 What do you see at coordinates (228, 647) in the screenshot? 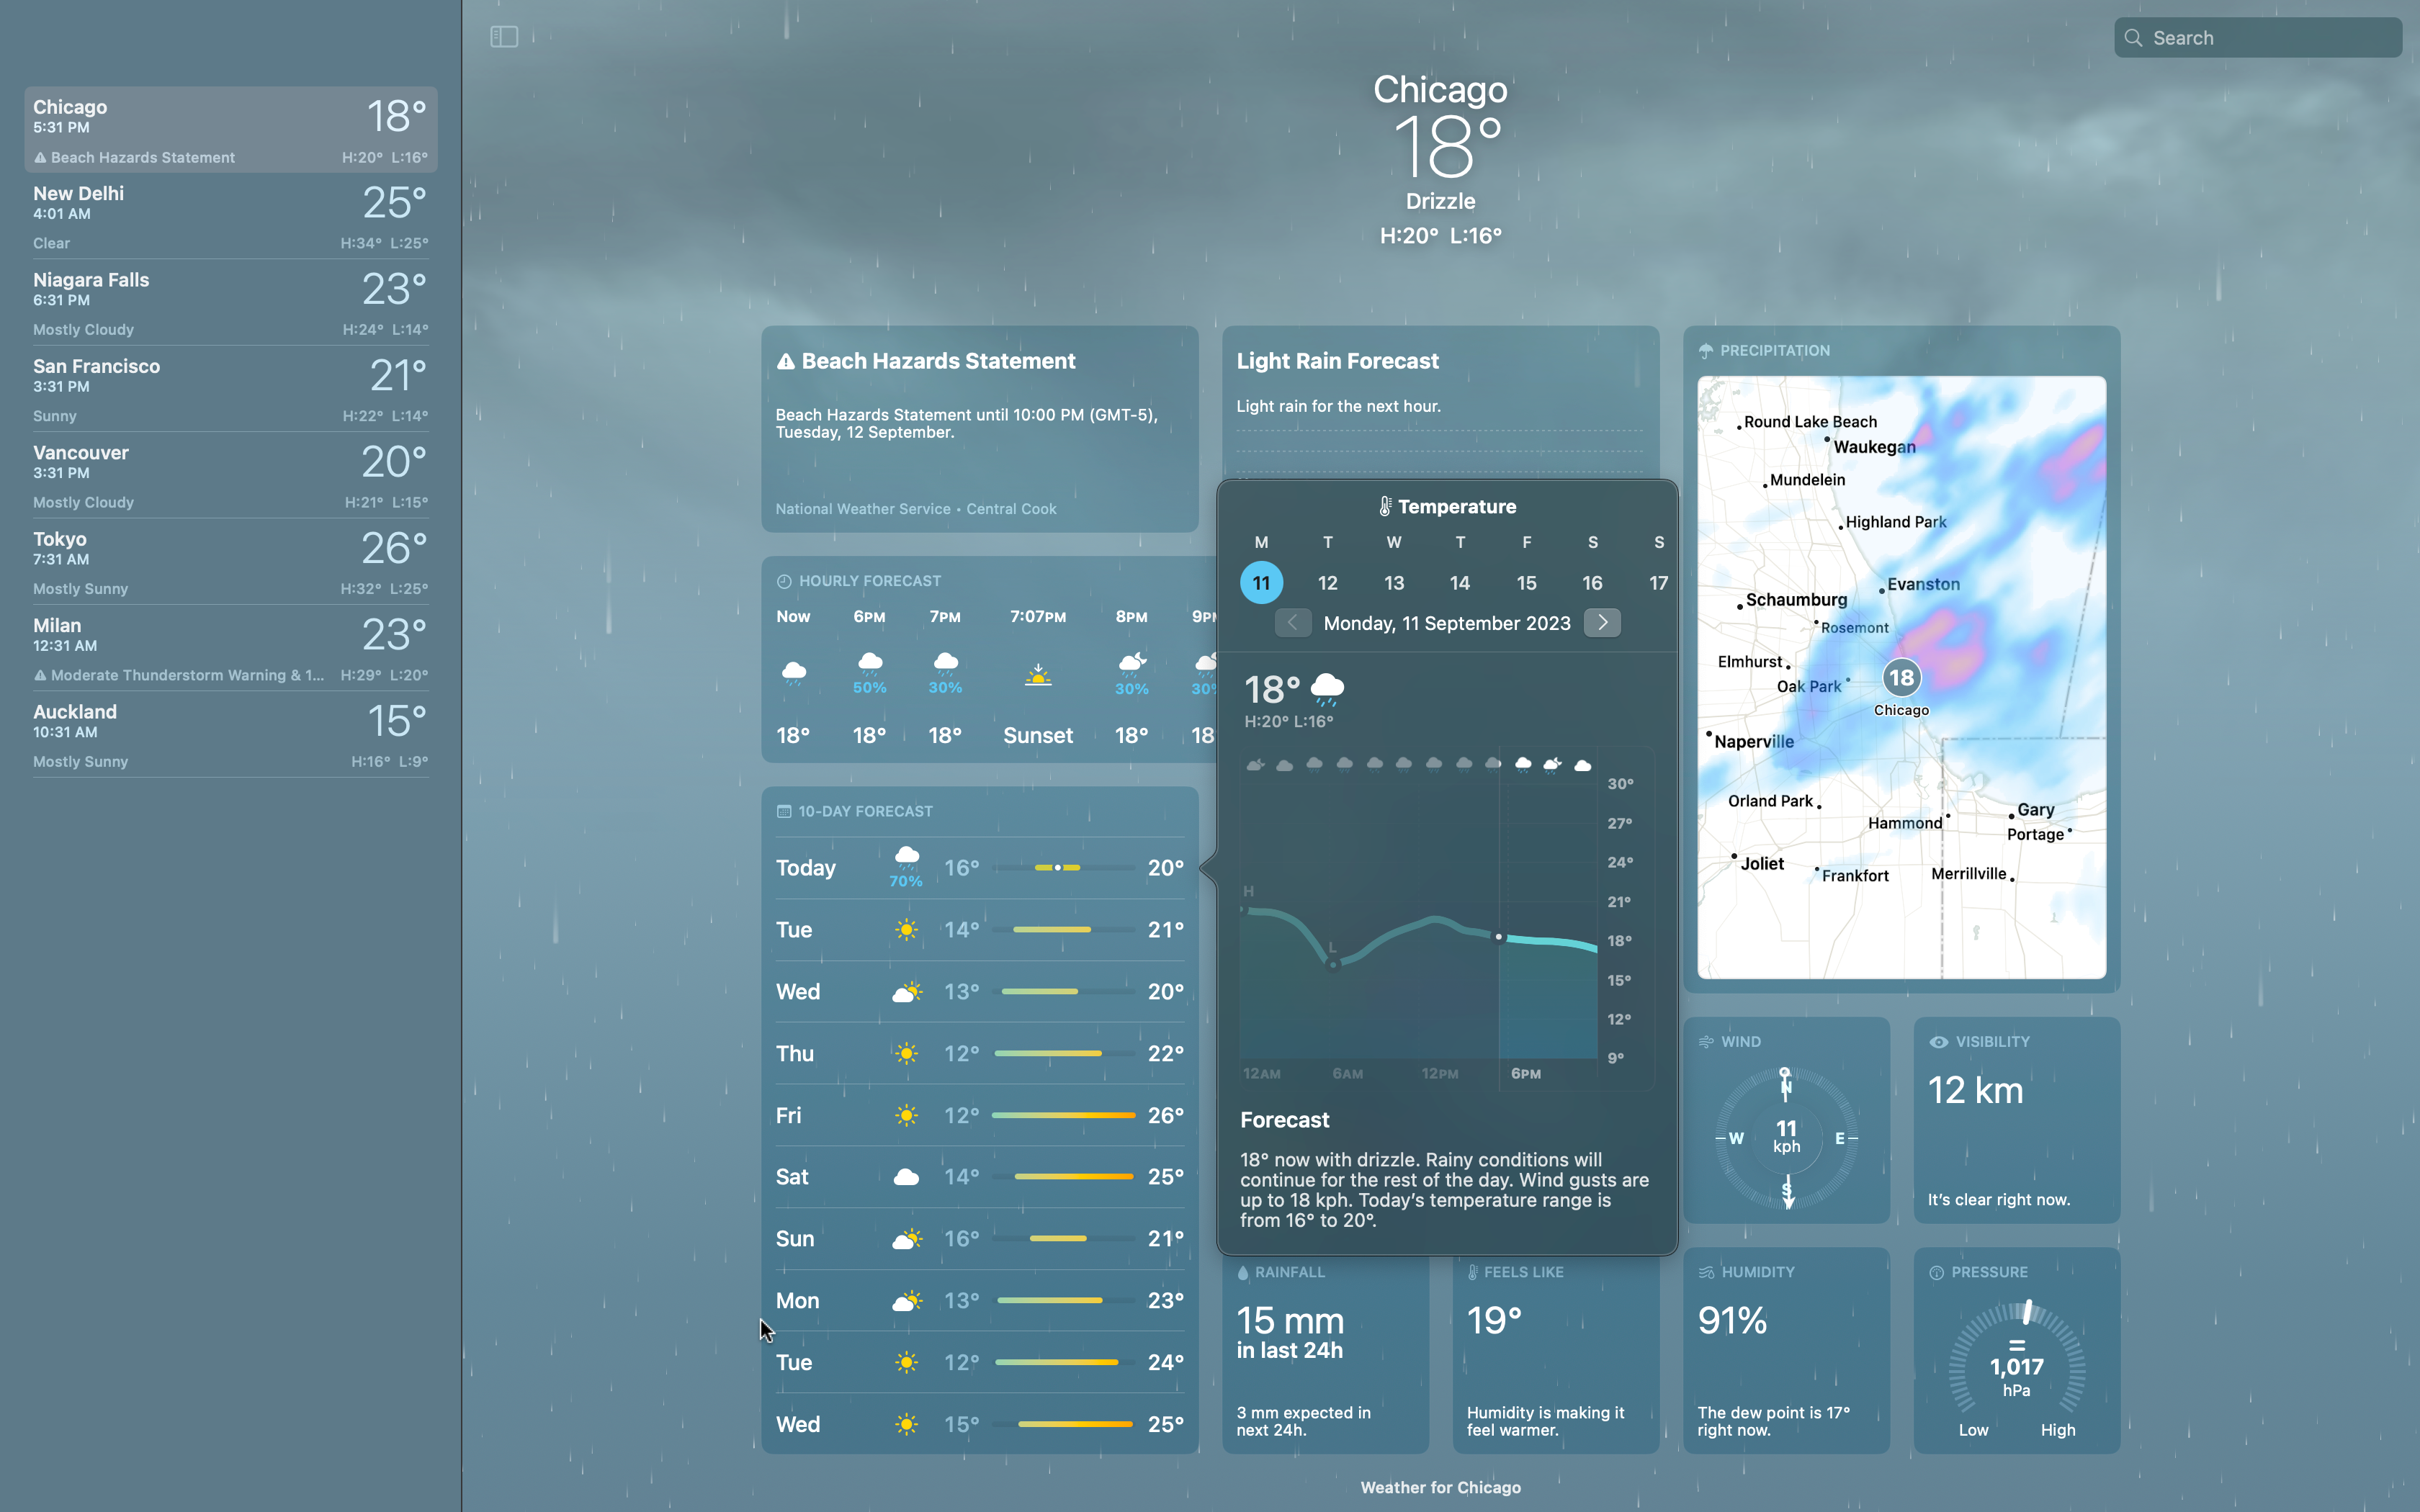
I see `Display the current weather of Milan` at bounding box center [228, 647].